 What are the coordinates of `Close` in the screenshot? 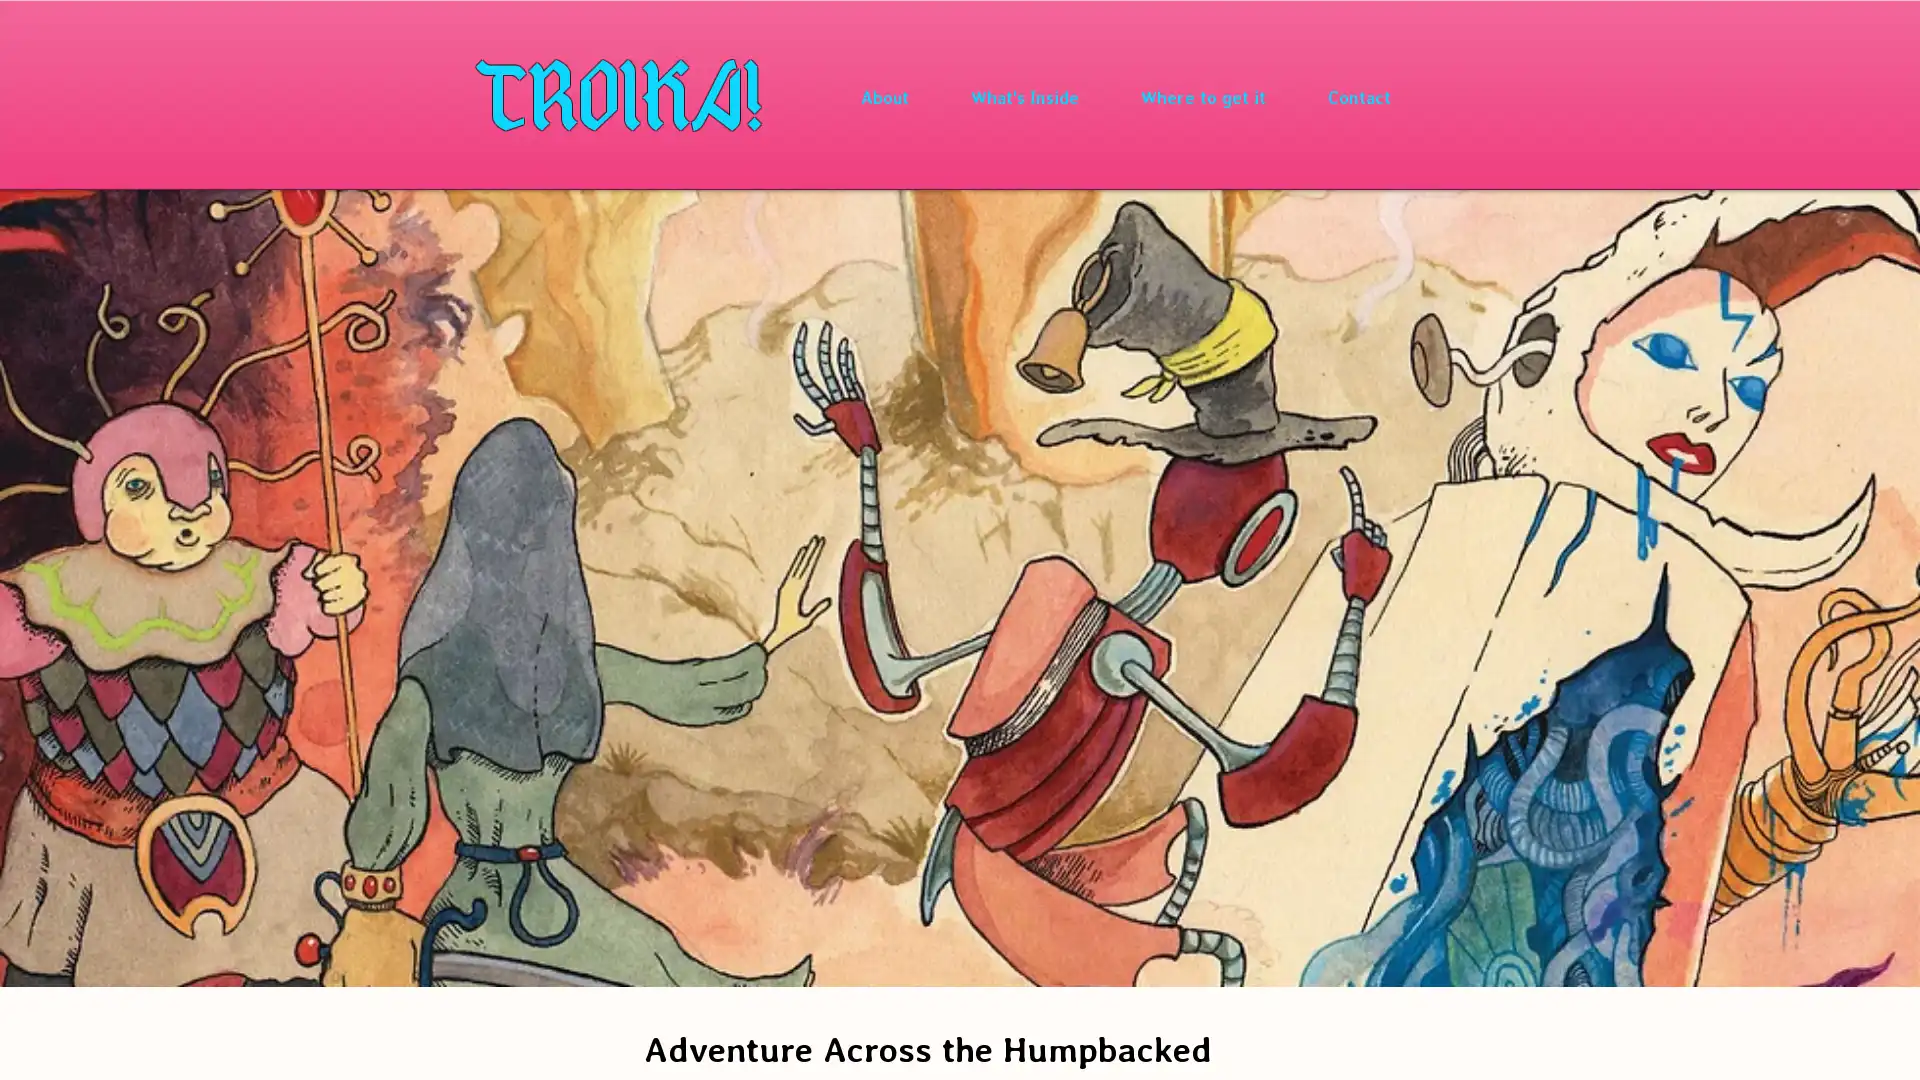 It's located at (1895, 1044).